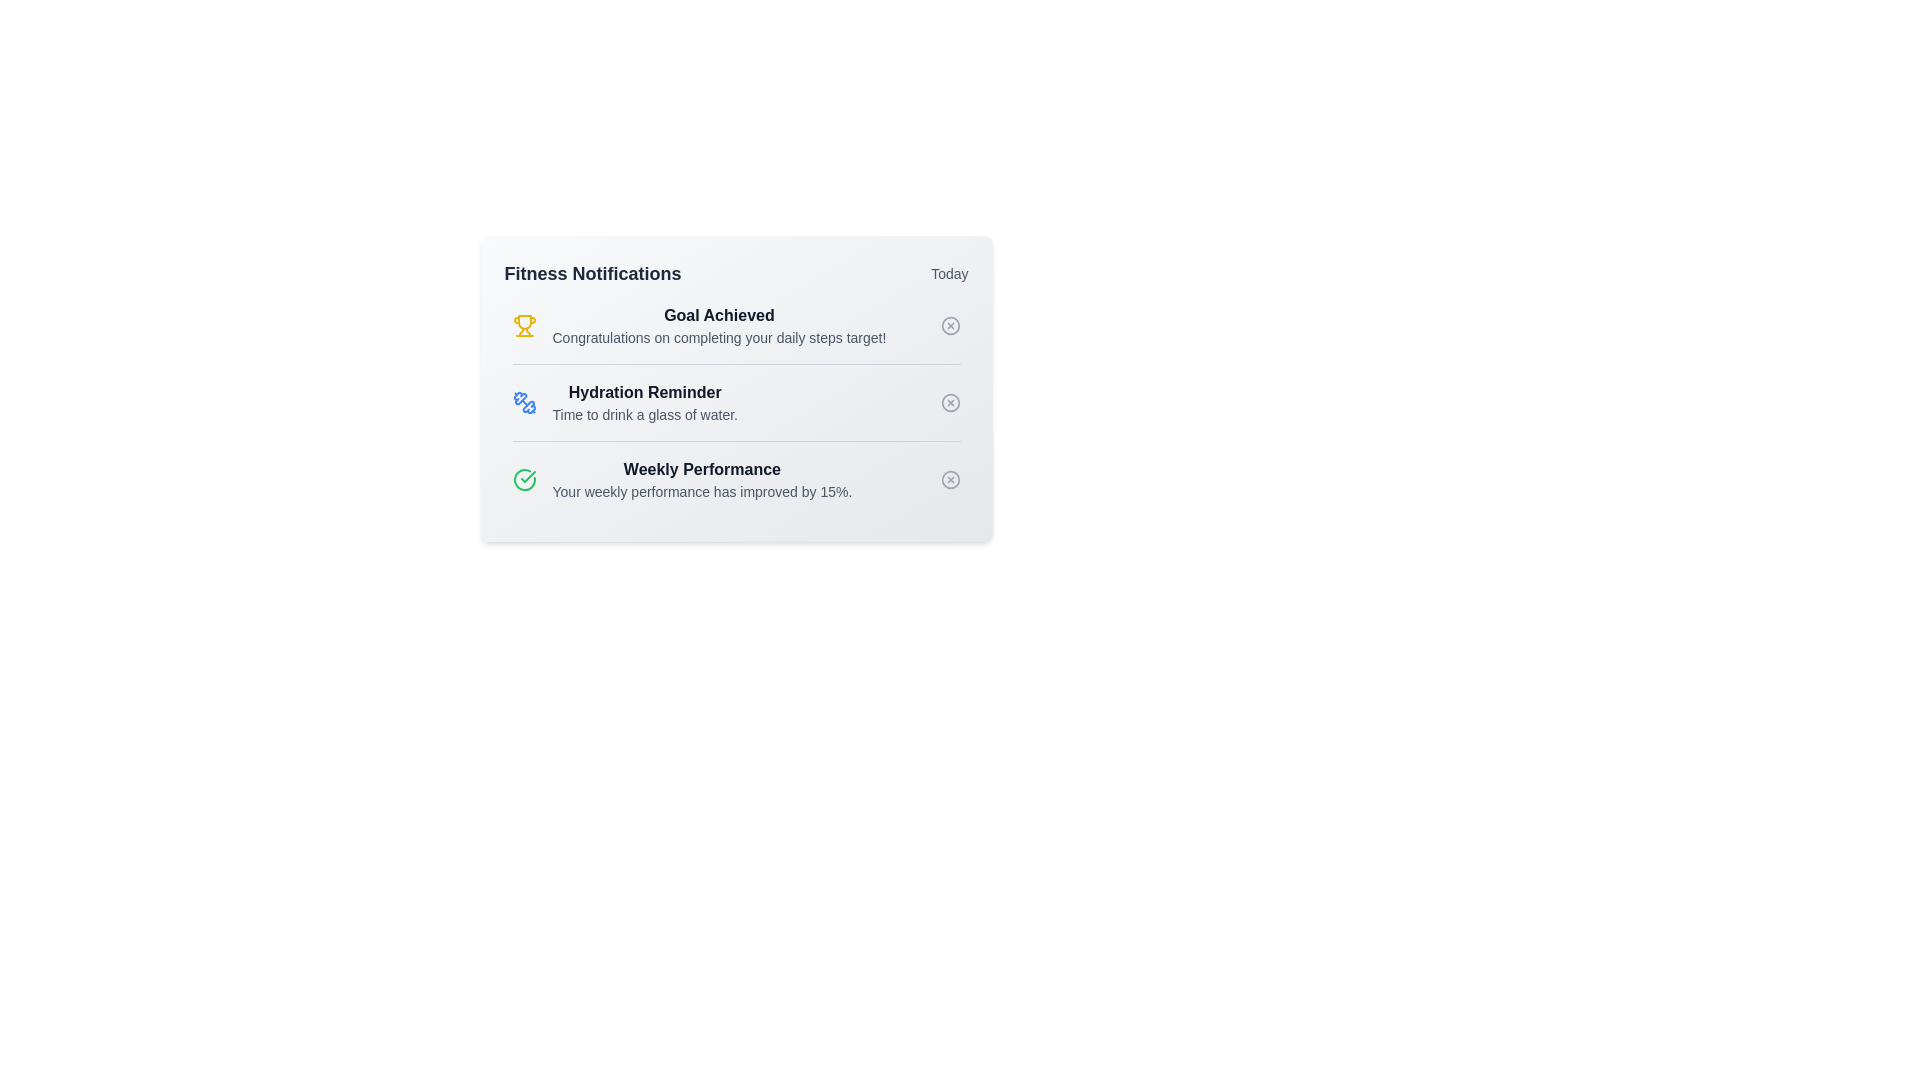 This screenshot has width=1920, height=1080. Describe the element at coordinates (948, 273) in the screenshot. I see `text content of the text label displaying 'Today', located in the top right corner next to the 'Fitness Notifications' heading` at that location.